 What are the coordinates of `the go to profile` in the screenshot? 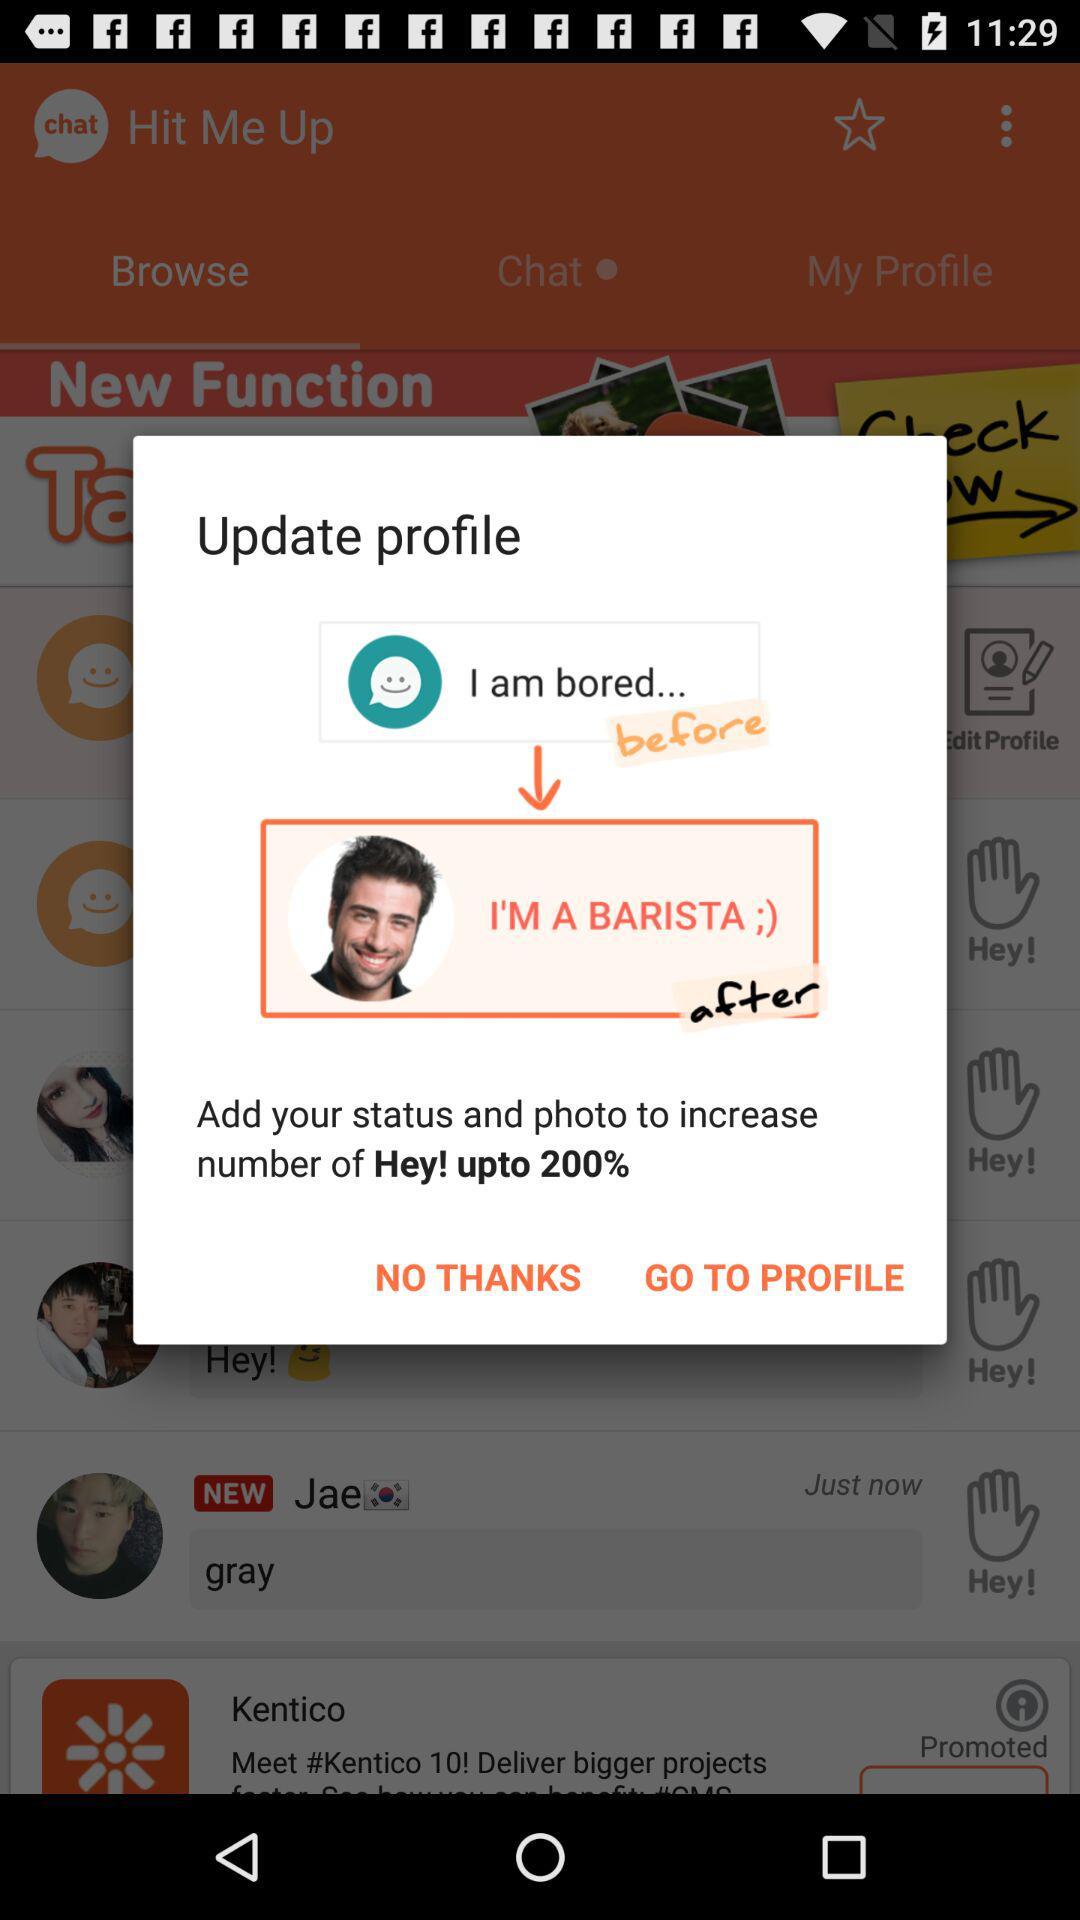 It's located at (773, 1275).